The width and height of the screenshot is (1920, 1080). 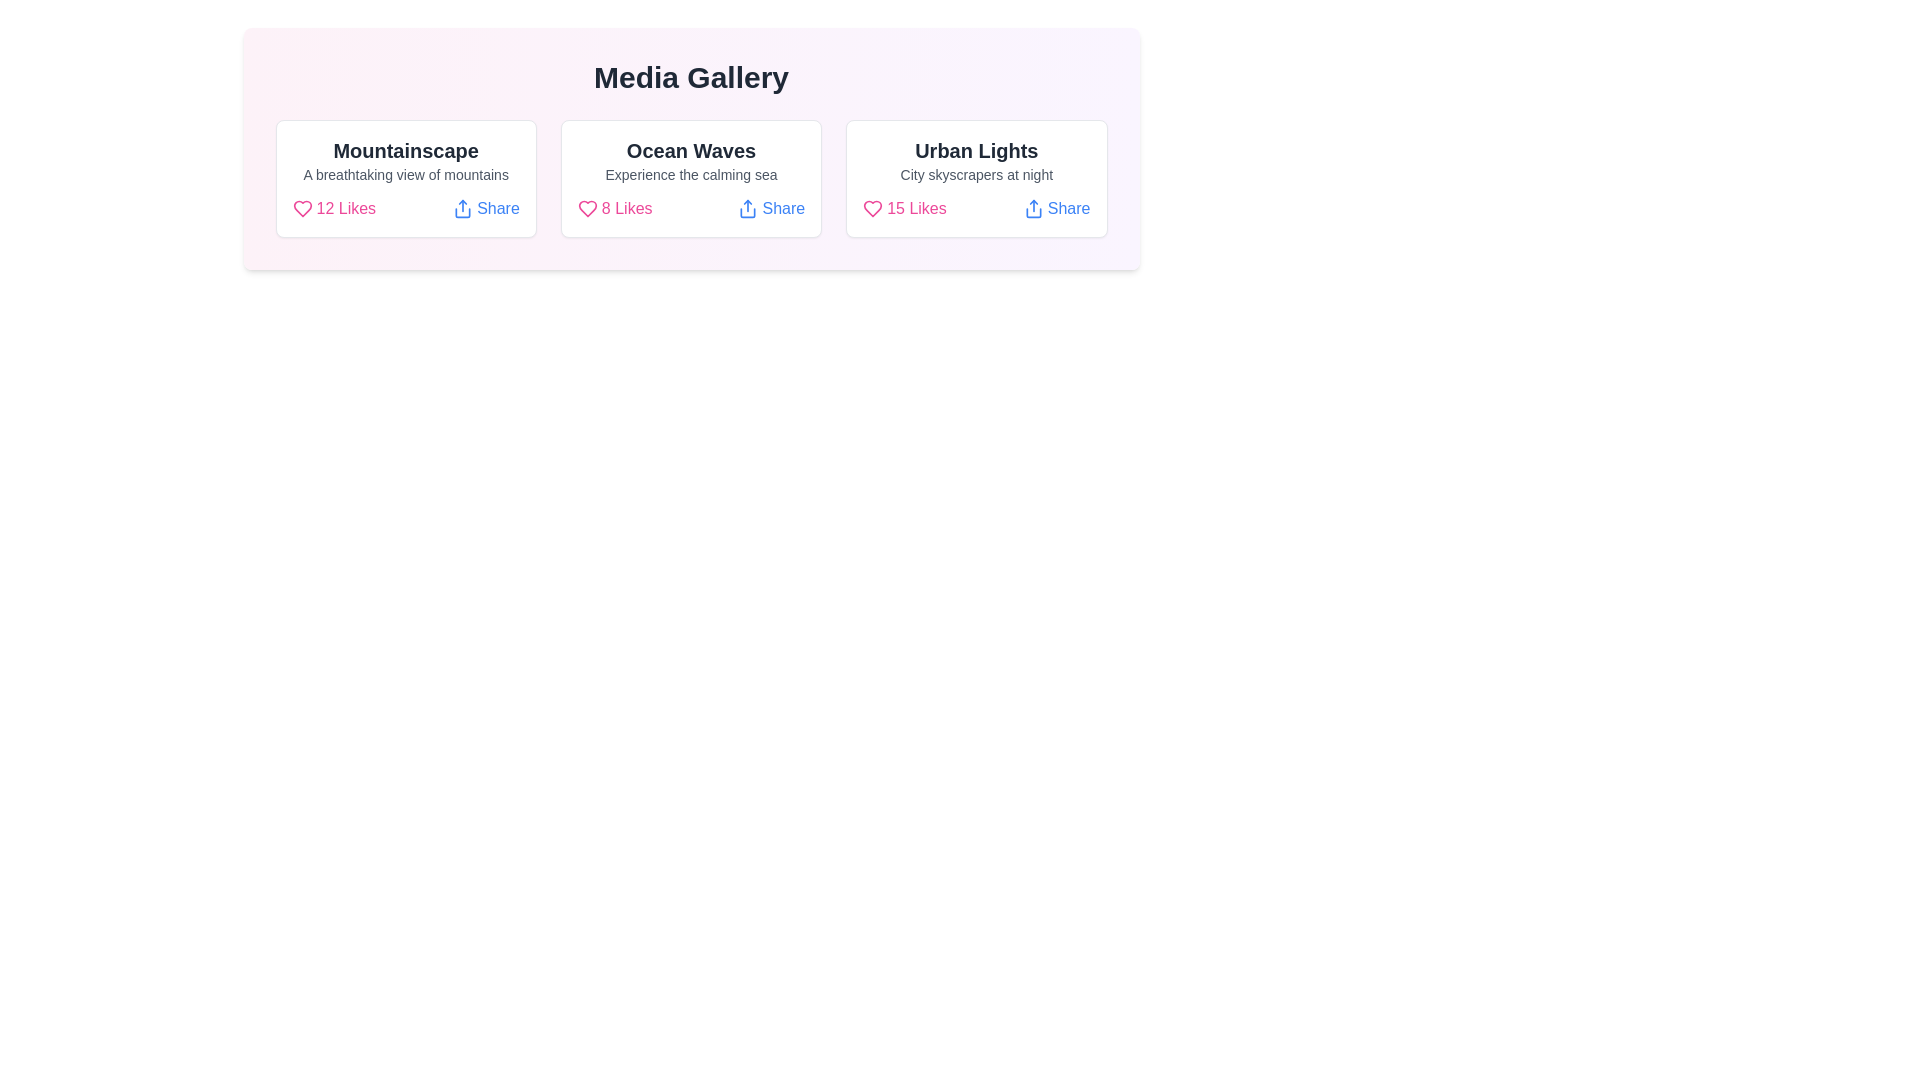 I want to click on the 'Share' button for the item titled 'Mountainscape', so click(x=486, y=208).